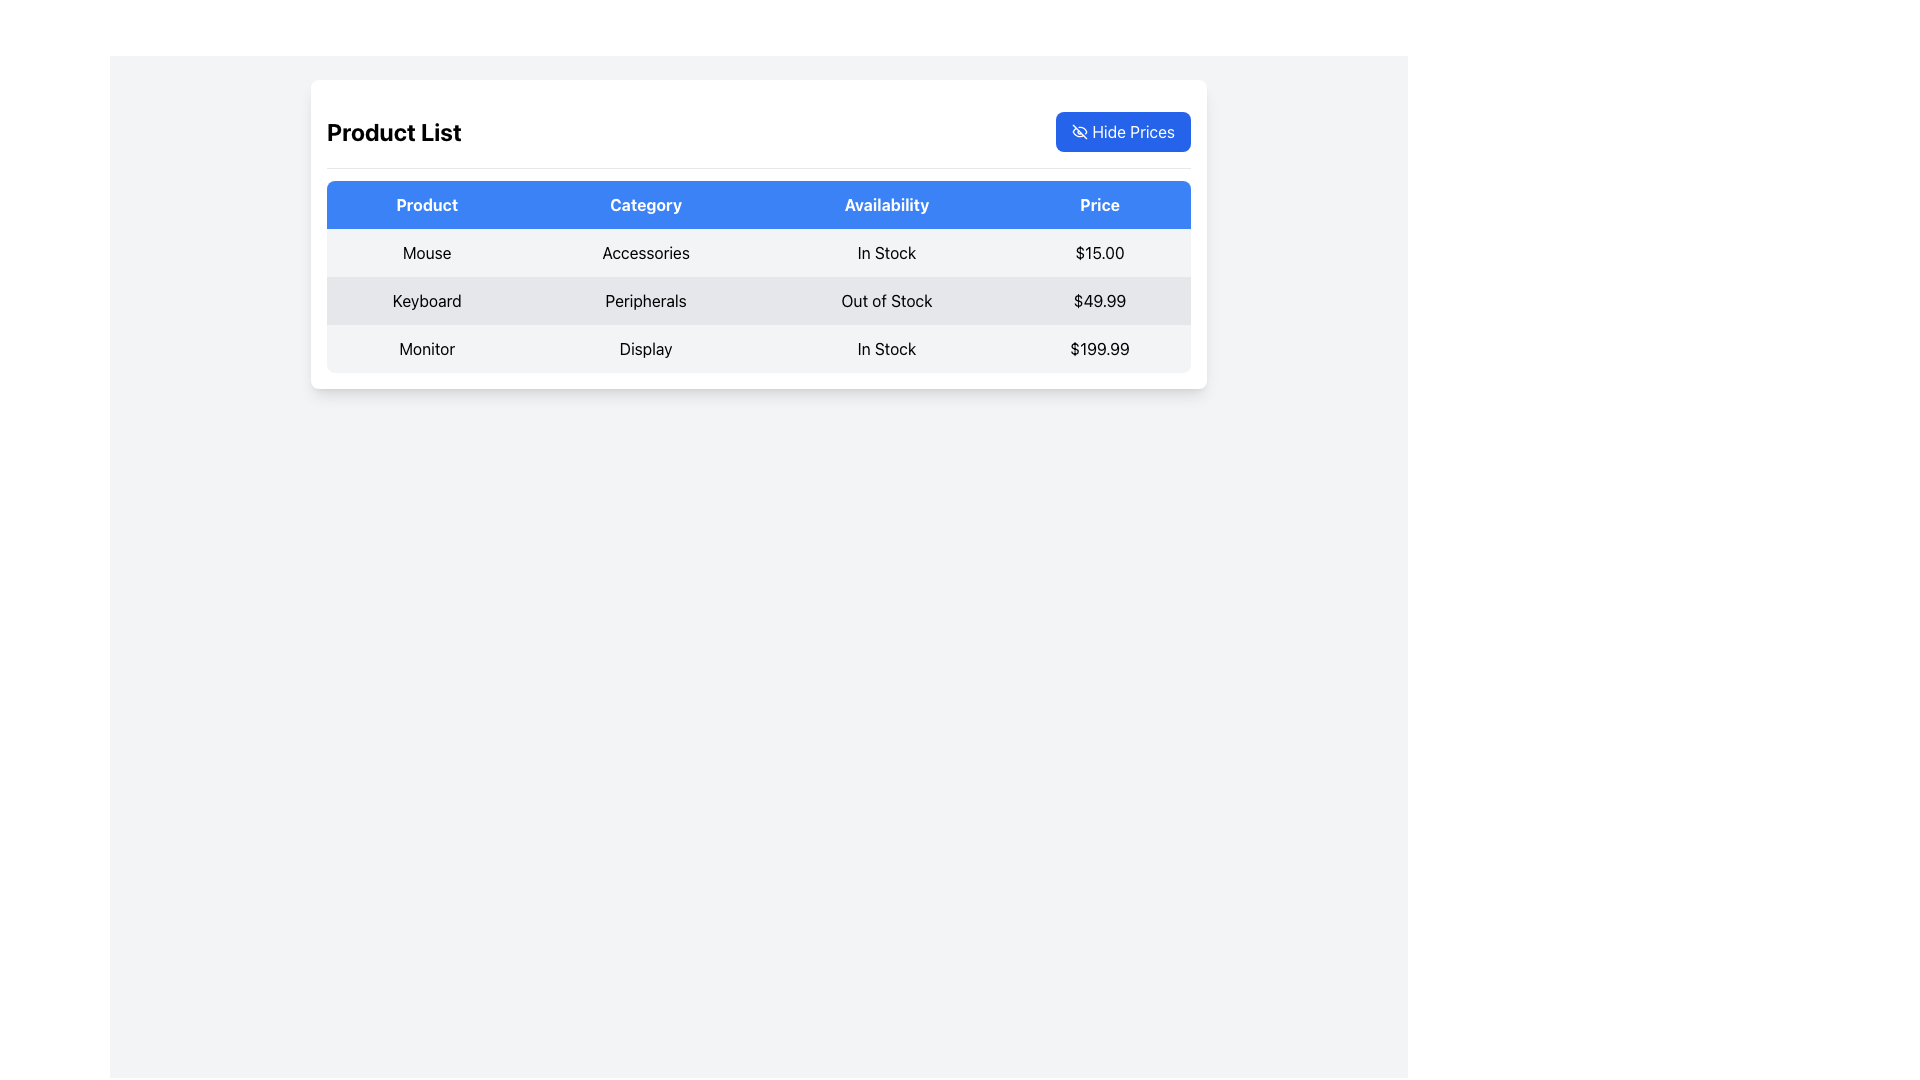 The image size is (1920, 1080). I want to click on the static text element displaying 'Keyboard' located in the second row of the table under the header 'Product', so click(426, 300).